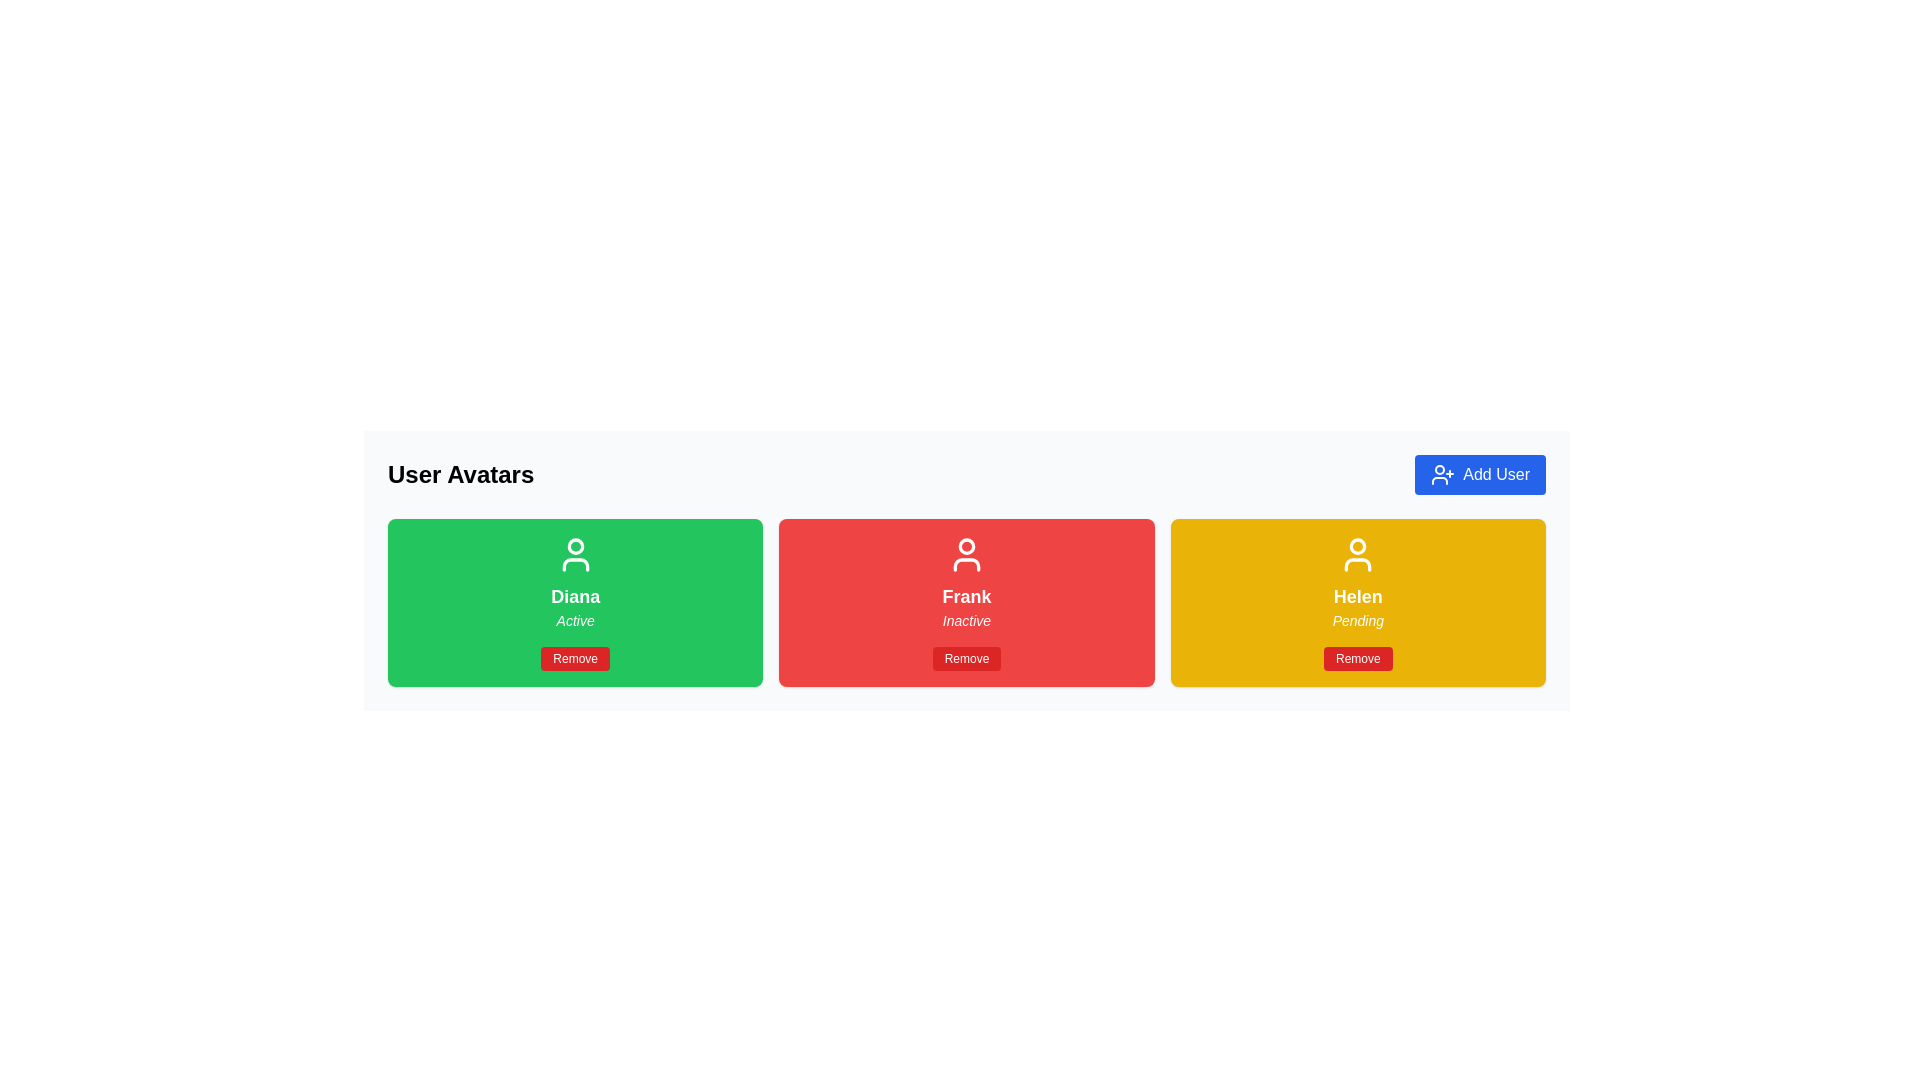 The height and width of the screenshot is (1080, 1920). Describe the element at coordinates (574, 596) in the screenshot. I see `the text label identifying the user 'Diana', which is positioned below the user icon and above the smaller italic text labeled 'Active'` at that location.